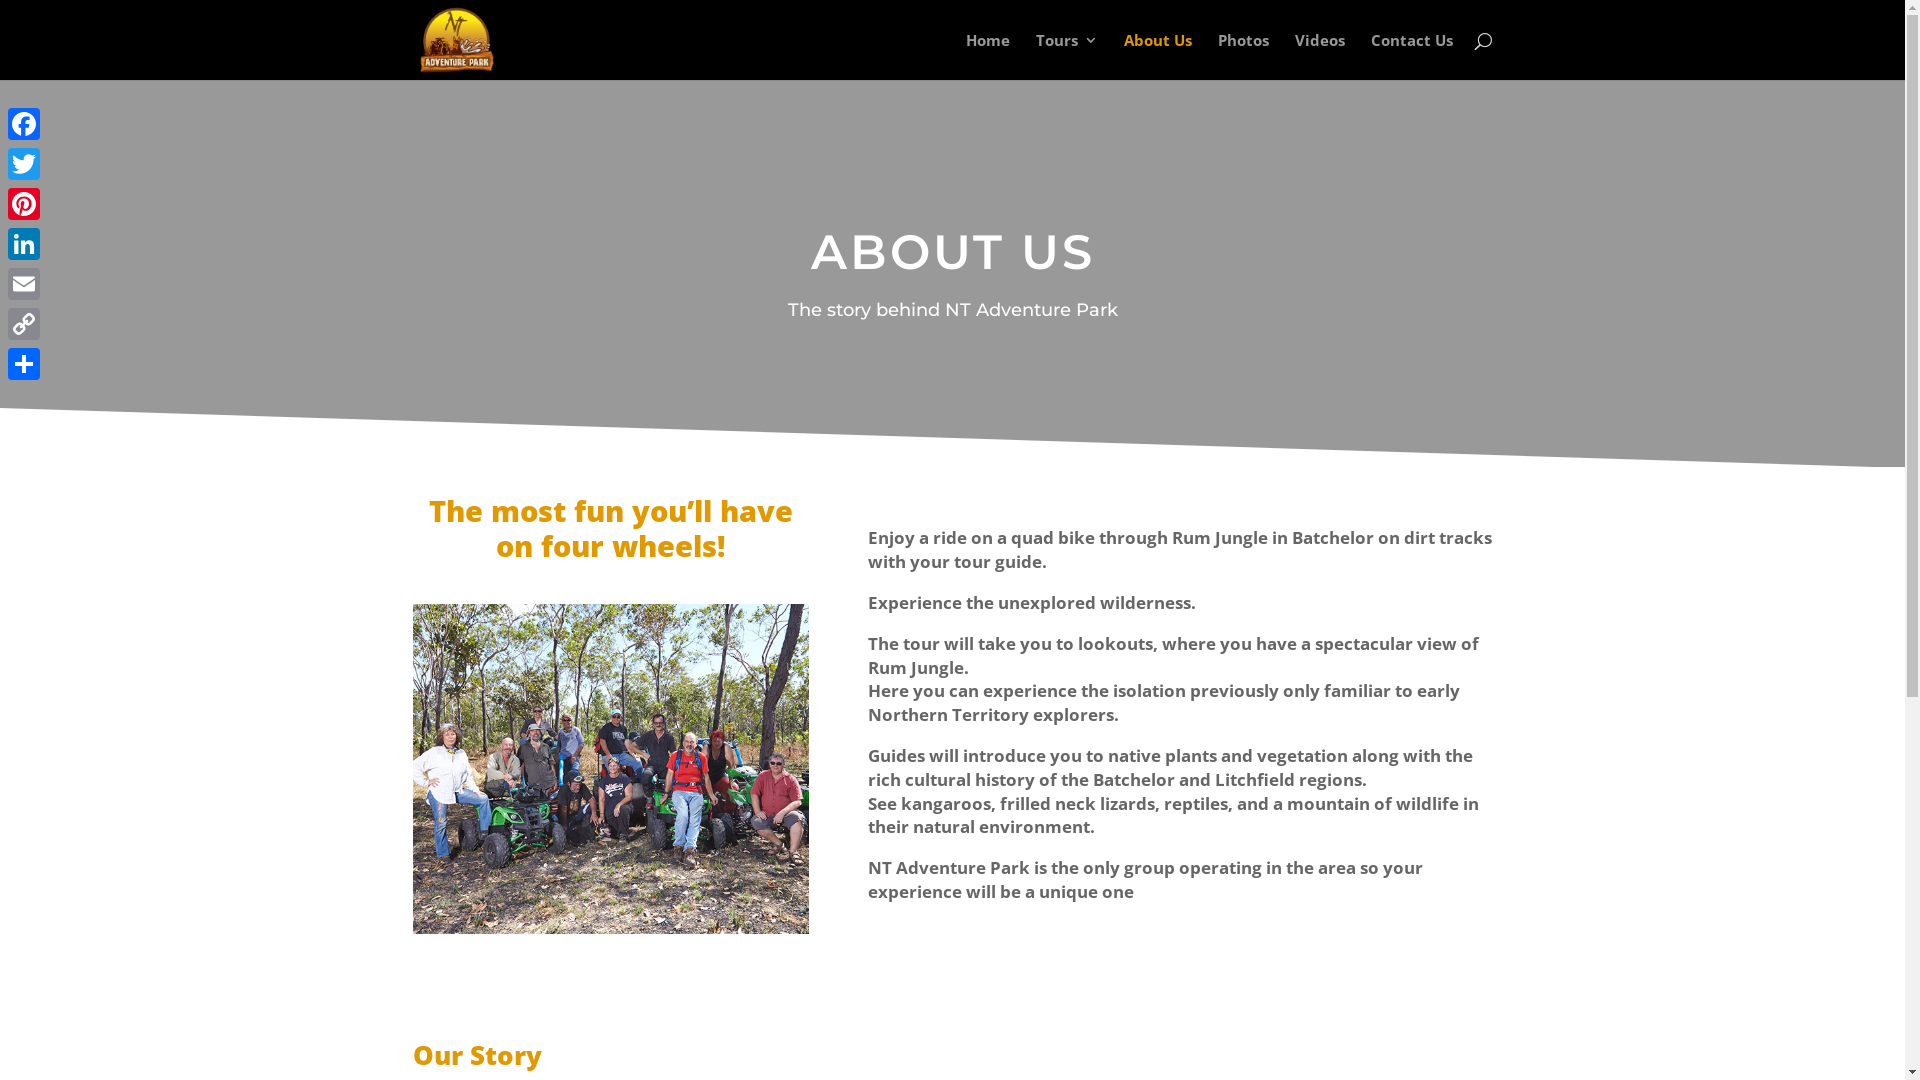  What do you see at coordinates (24, 284) in the screenshot?
I see `'Email'` at bounding box center [24, 284].